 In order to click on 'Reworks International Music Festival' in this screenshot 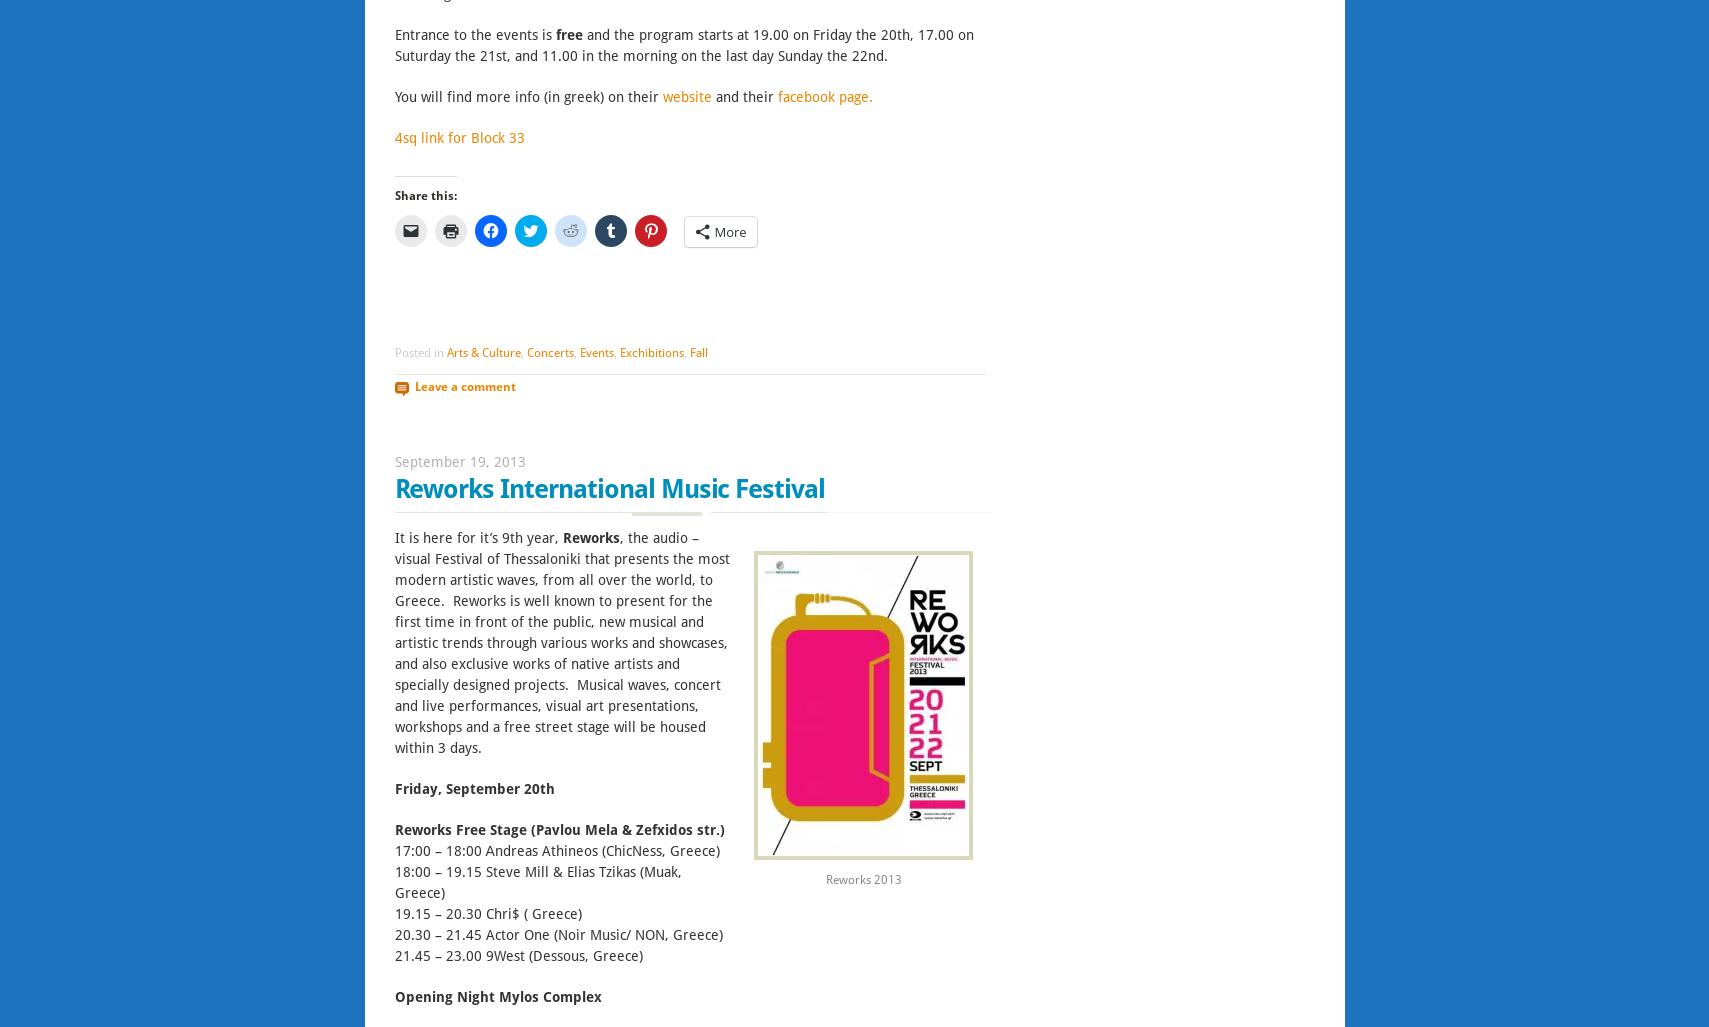, I will do `click(392, 488)`.